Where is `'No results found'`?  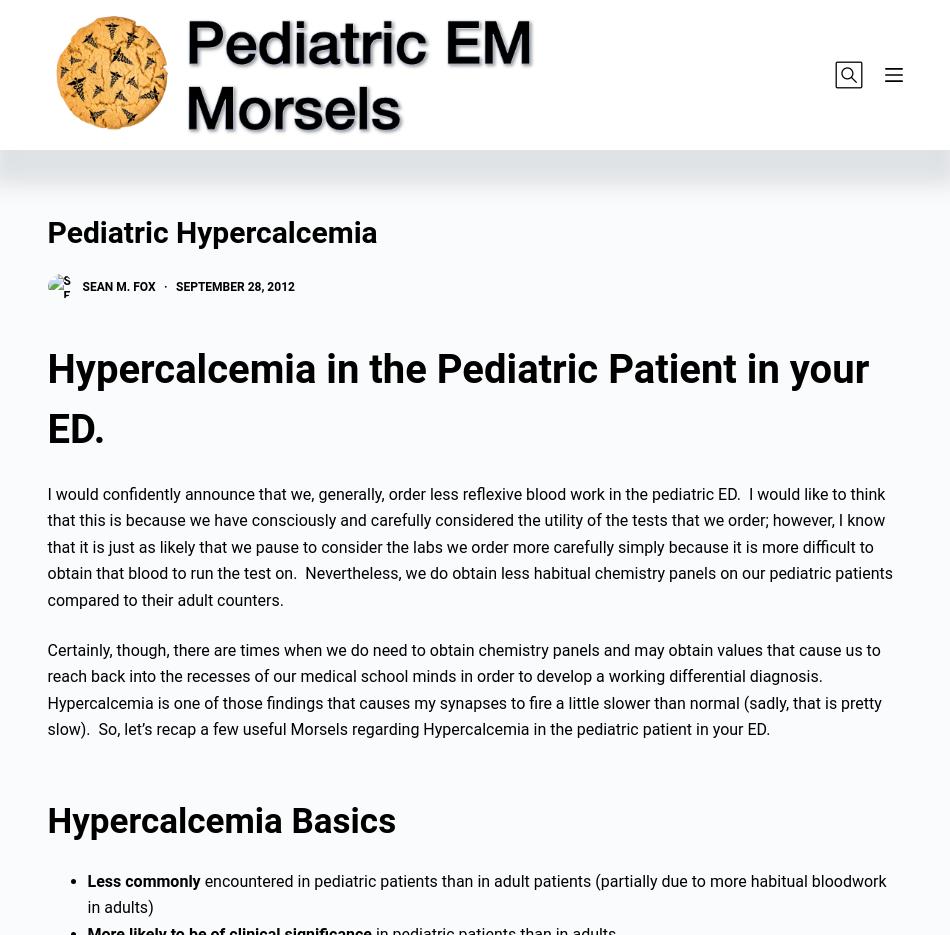 'No results found' is located at coordinates (147, 185).